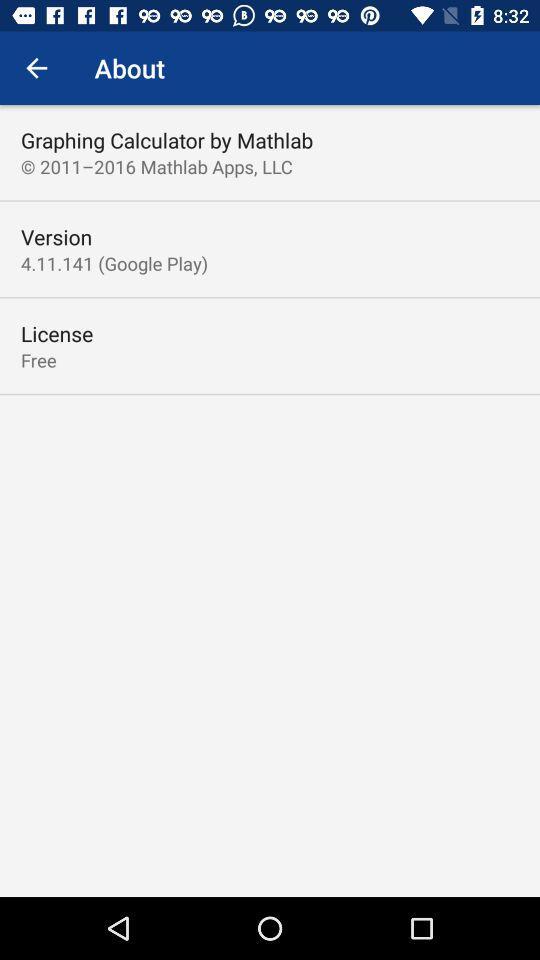  I want to click on the graphing calculator by, so click(166, 139).